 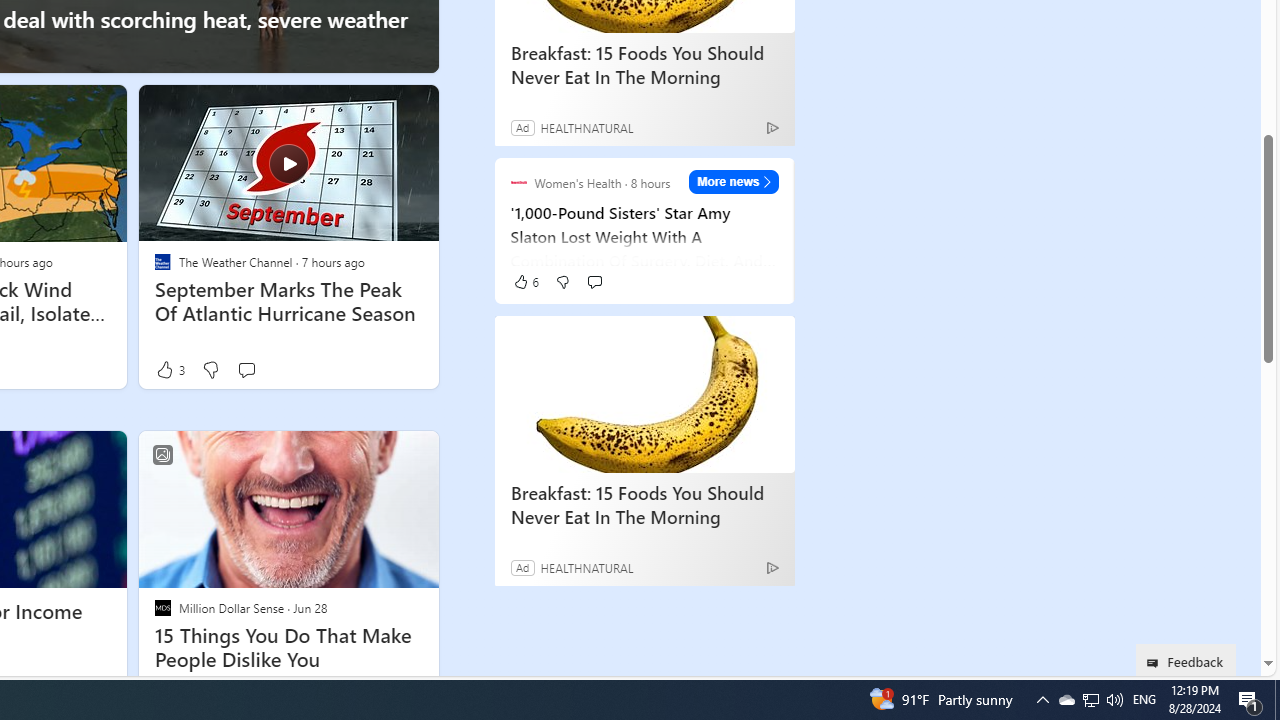 What do you see at coordinates (1156, 663) in the screenshot?
I see `'Class: feedback_link_icon-DS-EntryPoint1-1'` at bounding box center [1156, 663].